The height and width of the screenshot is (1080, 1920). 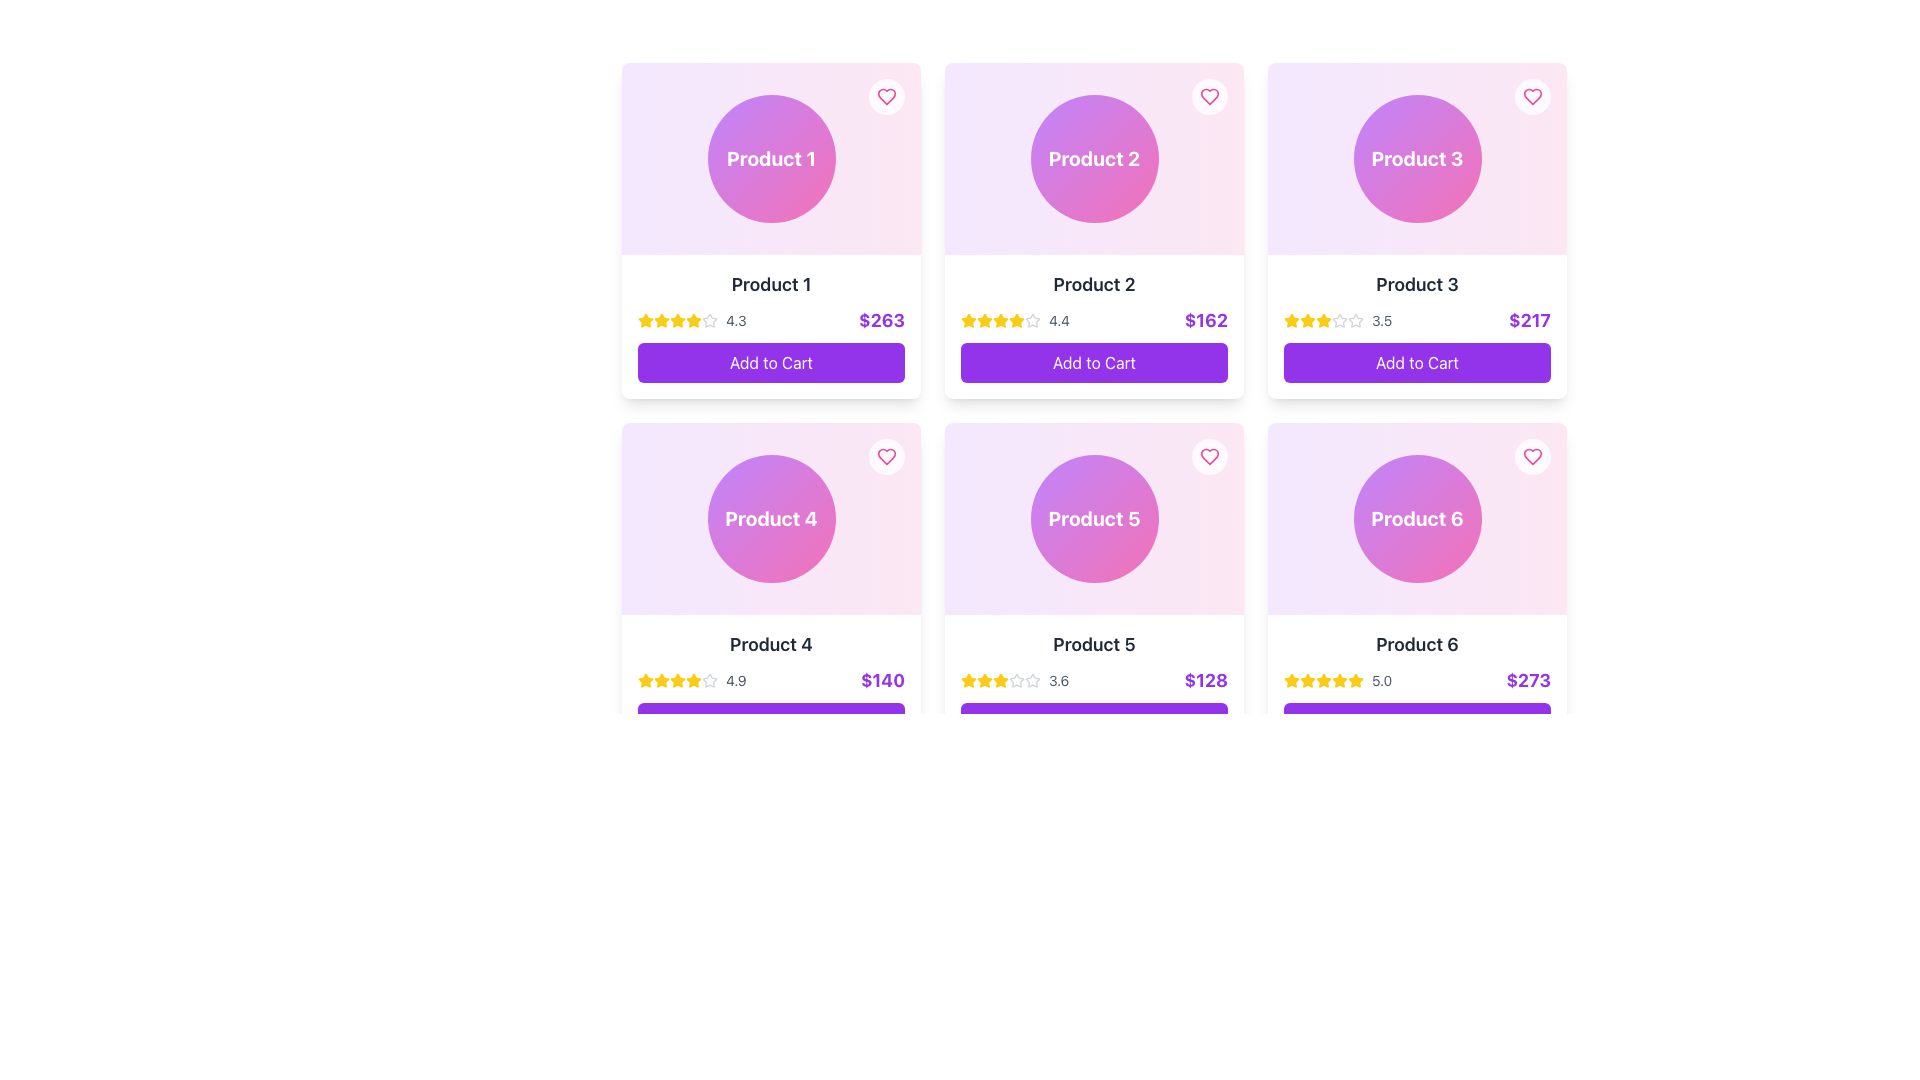 What do you see at coordinates (969, 680) in the screenshot?
I see `the first yellow star icon in the rating area of the 'Product 5' card, located in the second row, second column of the grid layout` at bounding box center [969, 680].